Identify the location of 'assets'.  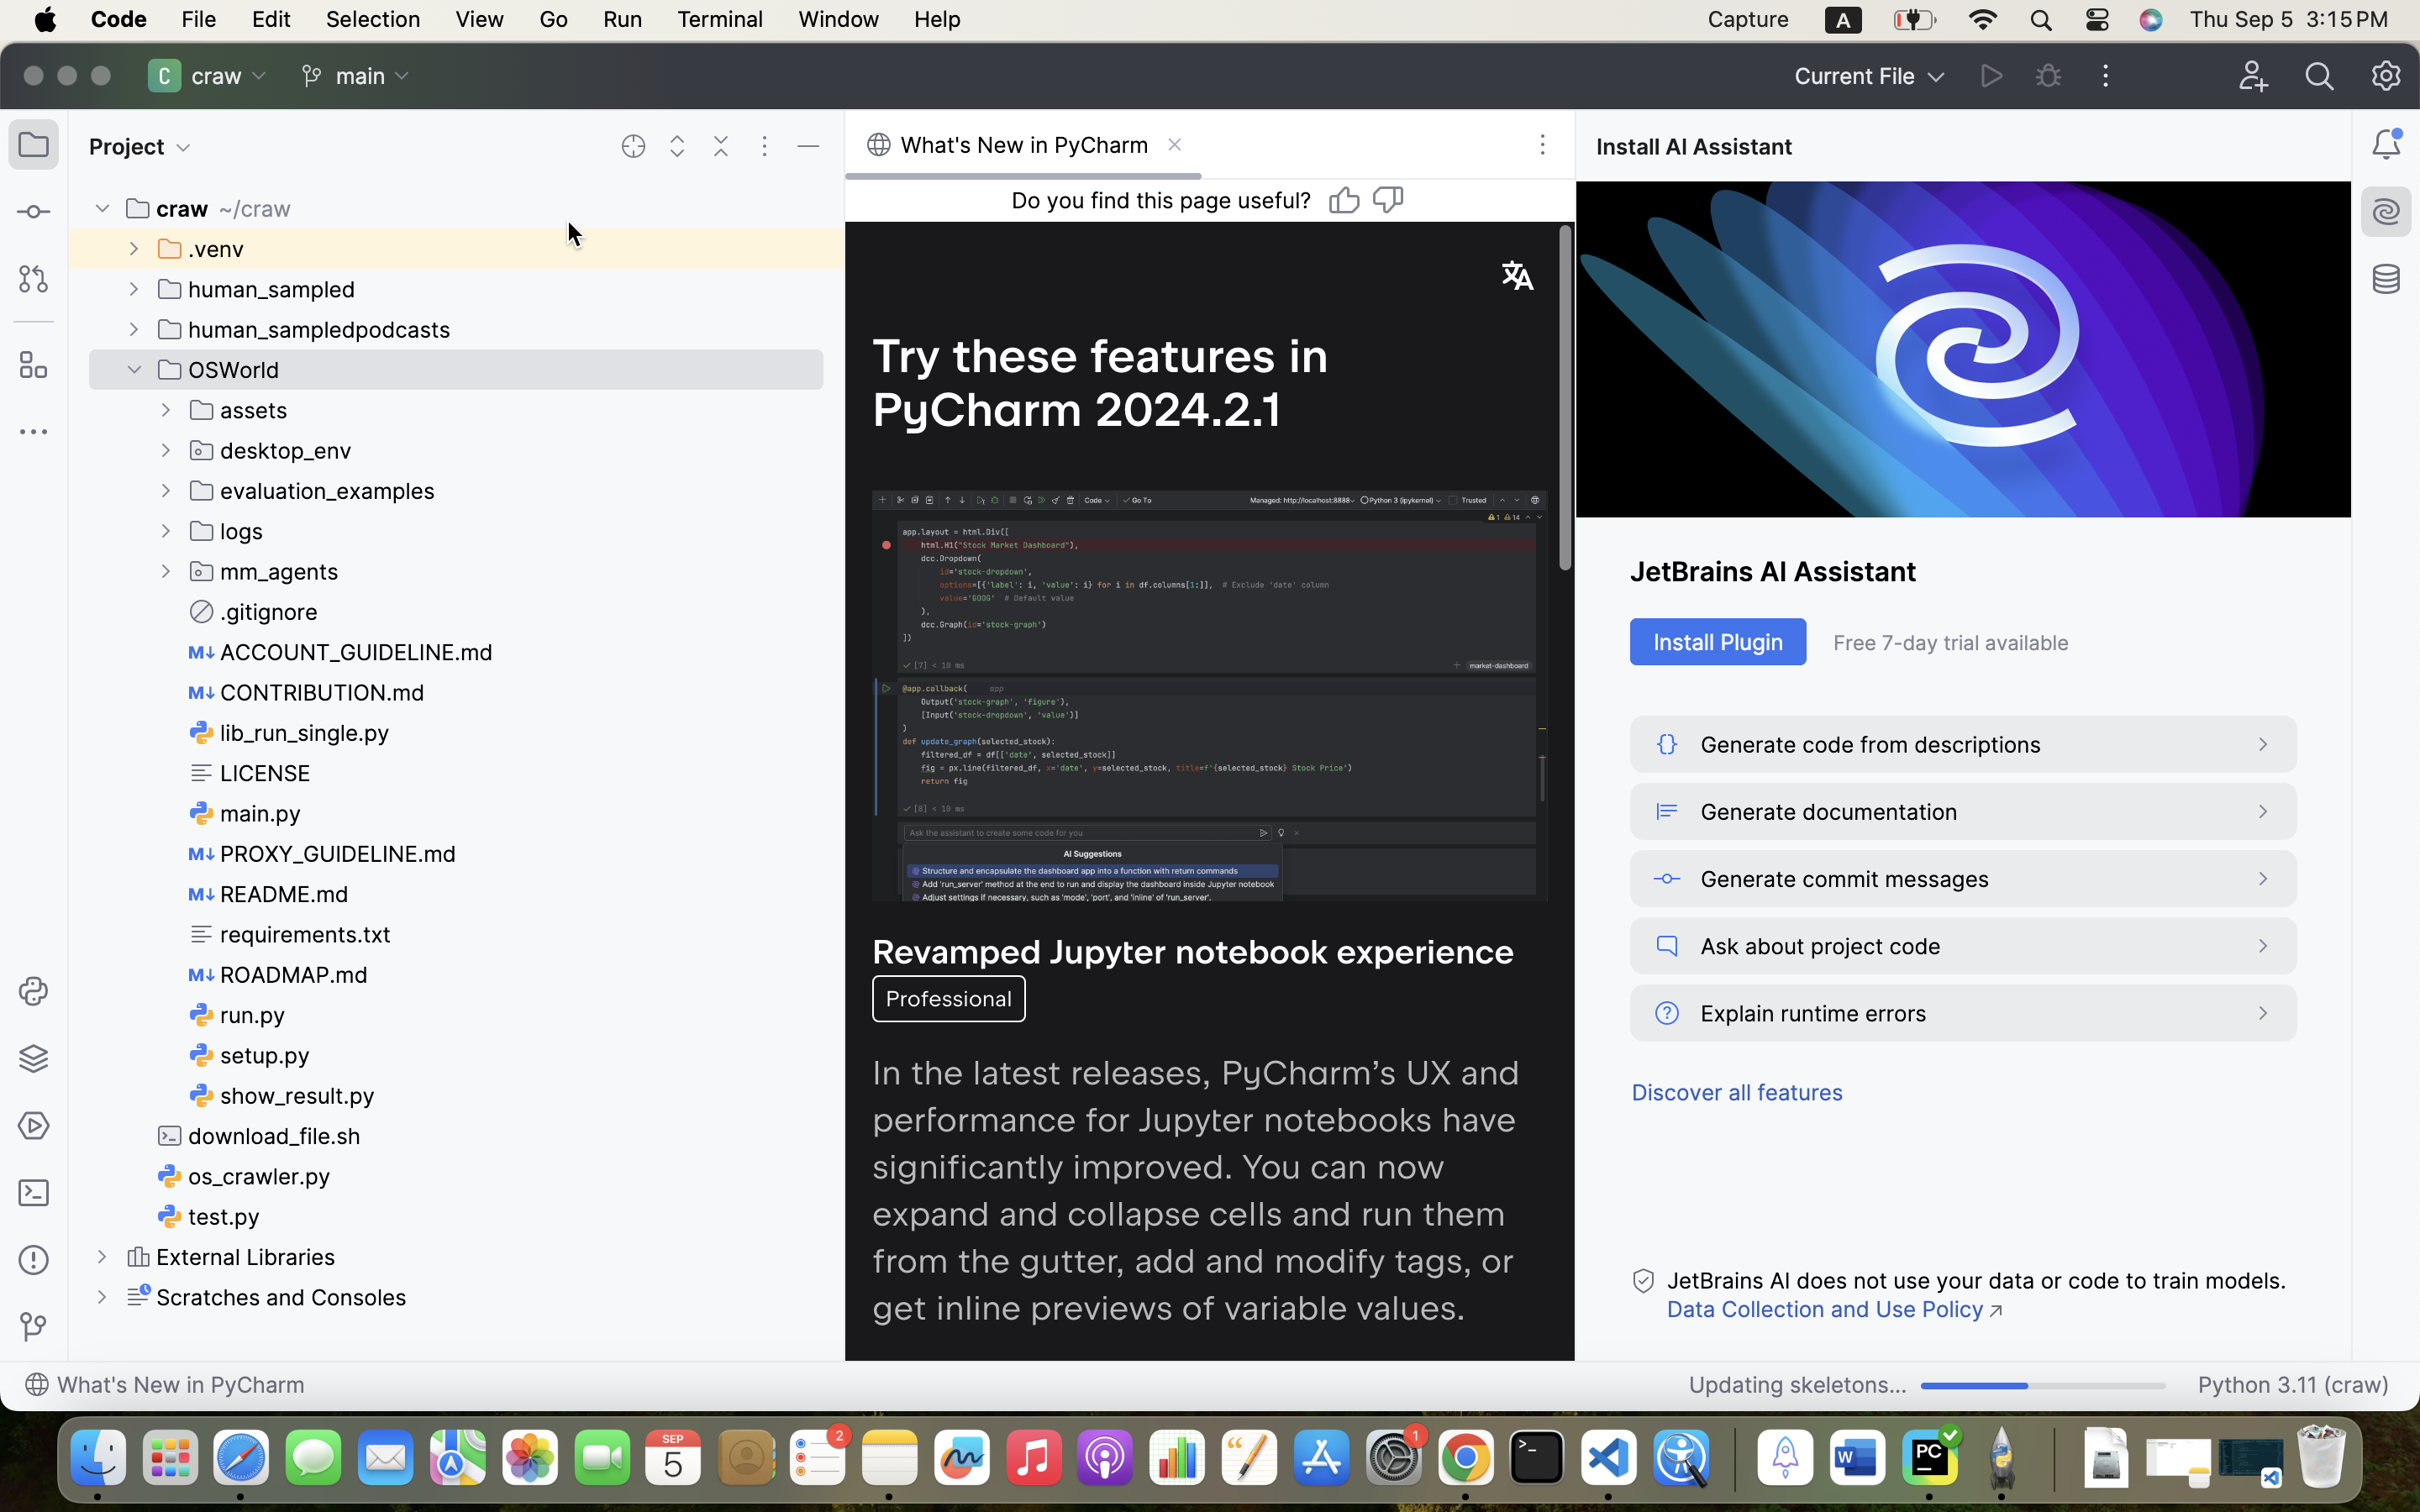
(239, 408).